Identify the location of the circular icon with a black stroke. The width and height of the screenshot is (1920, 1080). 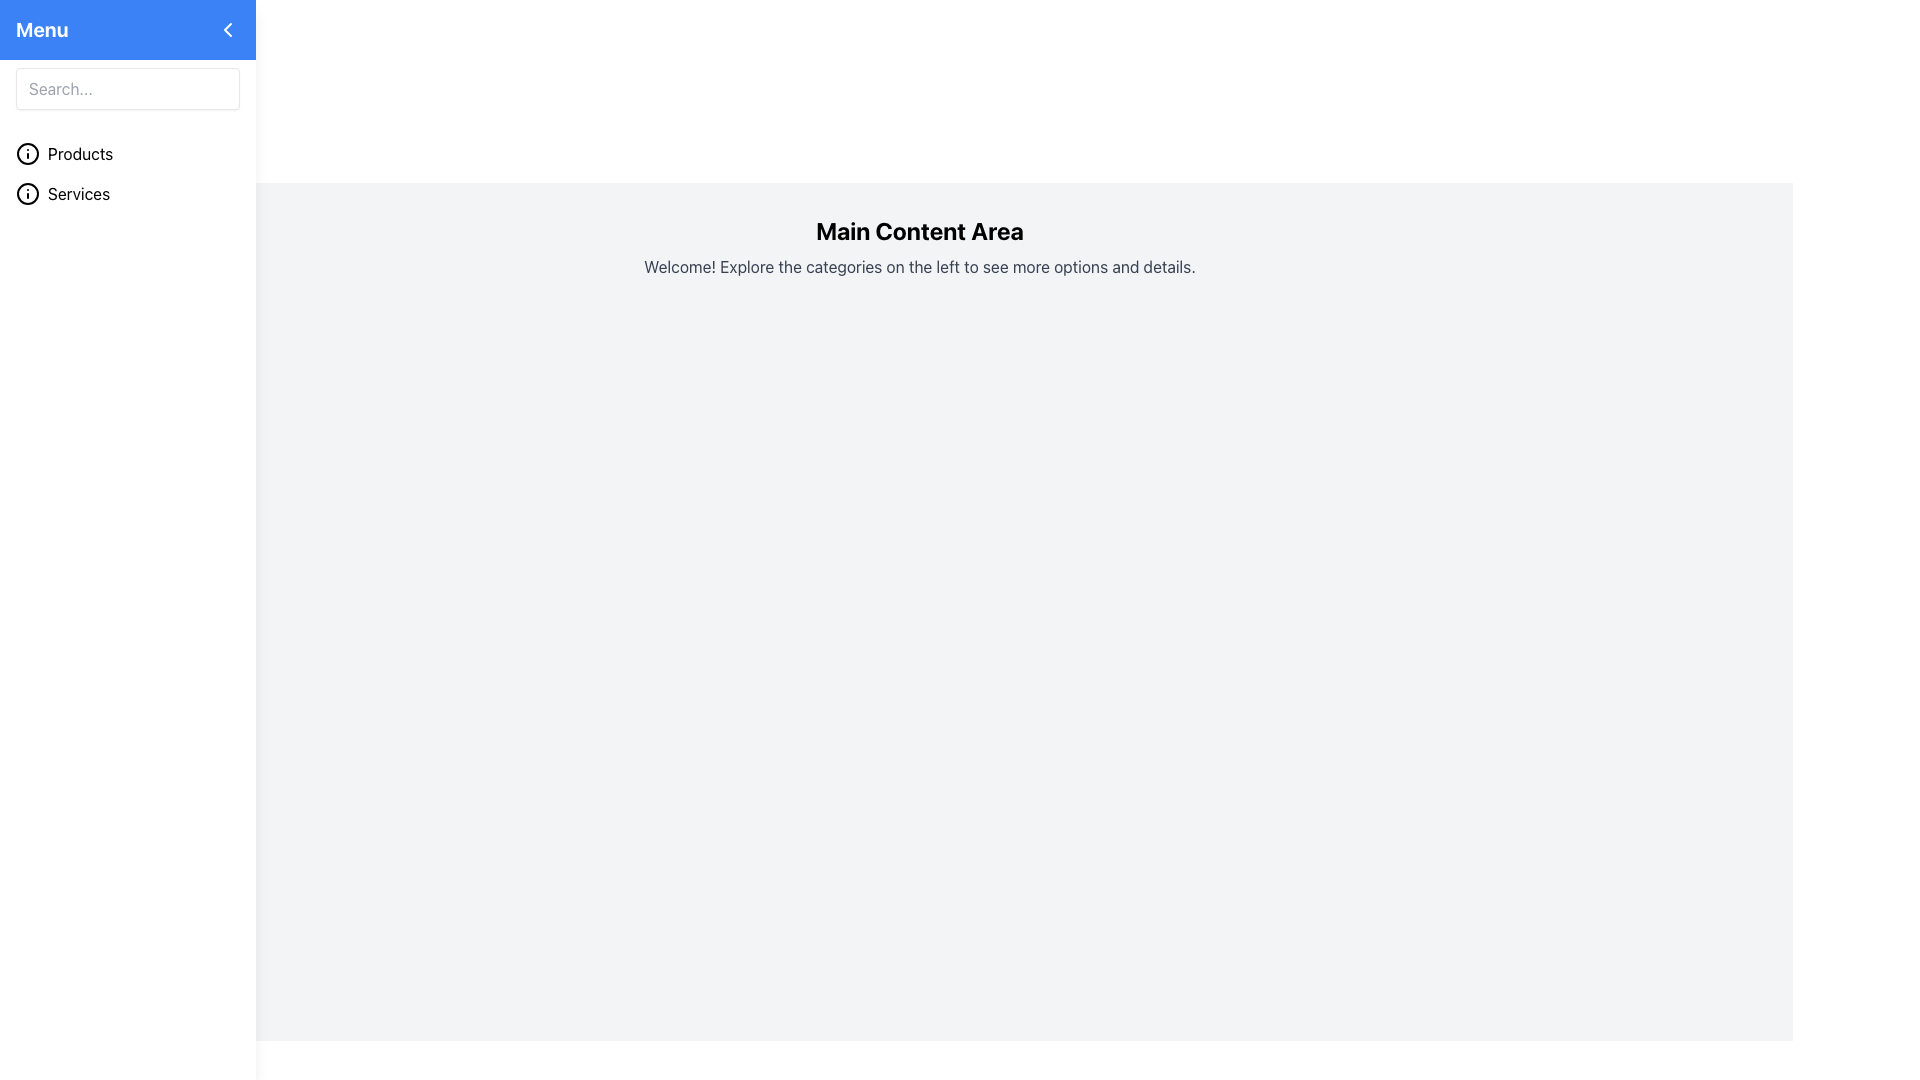
(28, 193).